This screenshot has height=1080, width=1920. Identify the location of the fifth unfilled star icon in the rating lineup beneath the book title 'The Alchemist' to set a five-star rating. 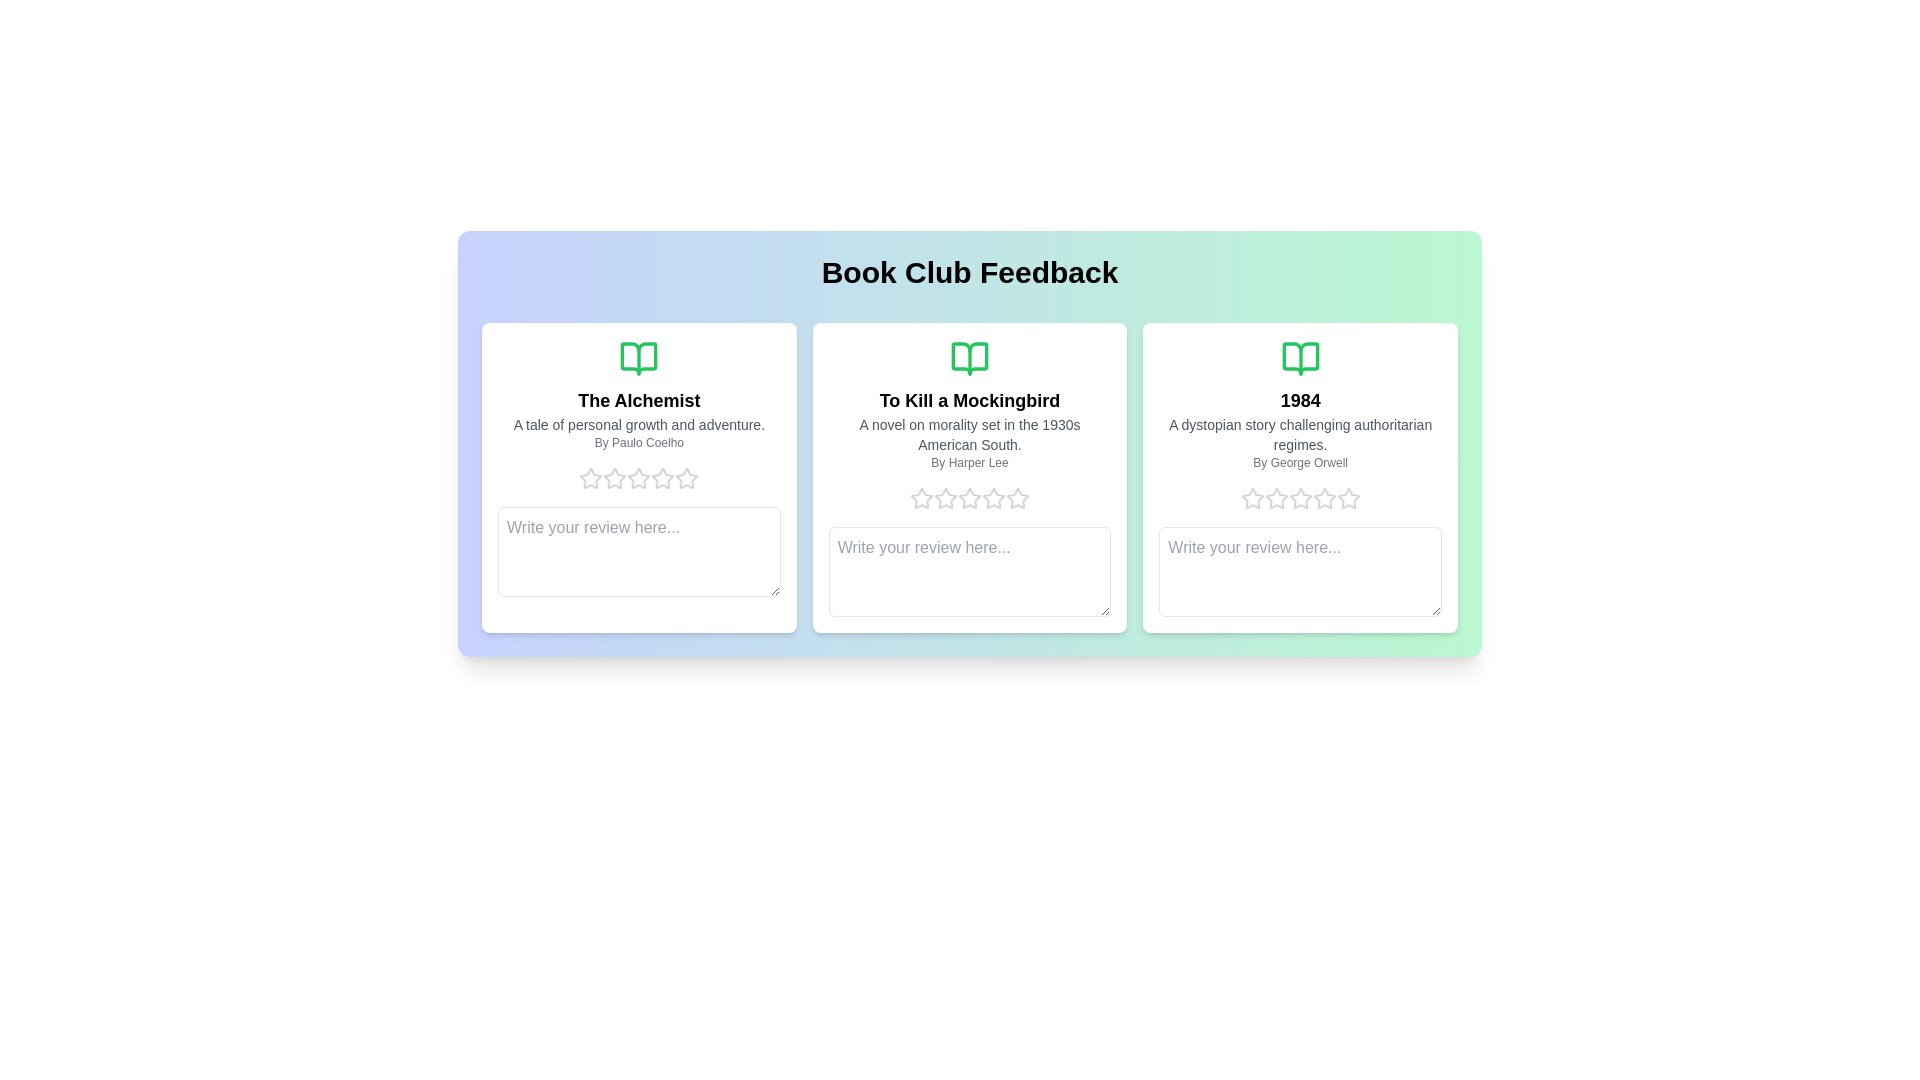
(687, 478).